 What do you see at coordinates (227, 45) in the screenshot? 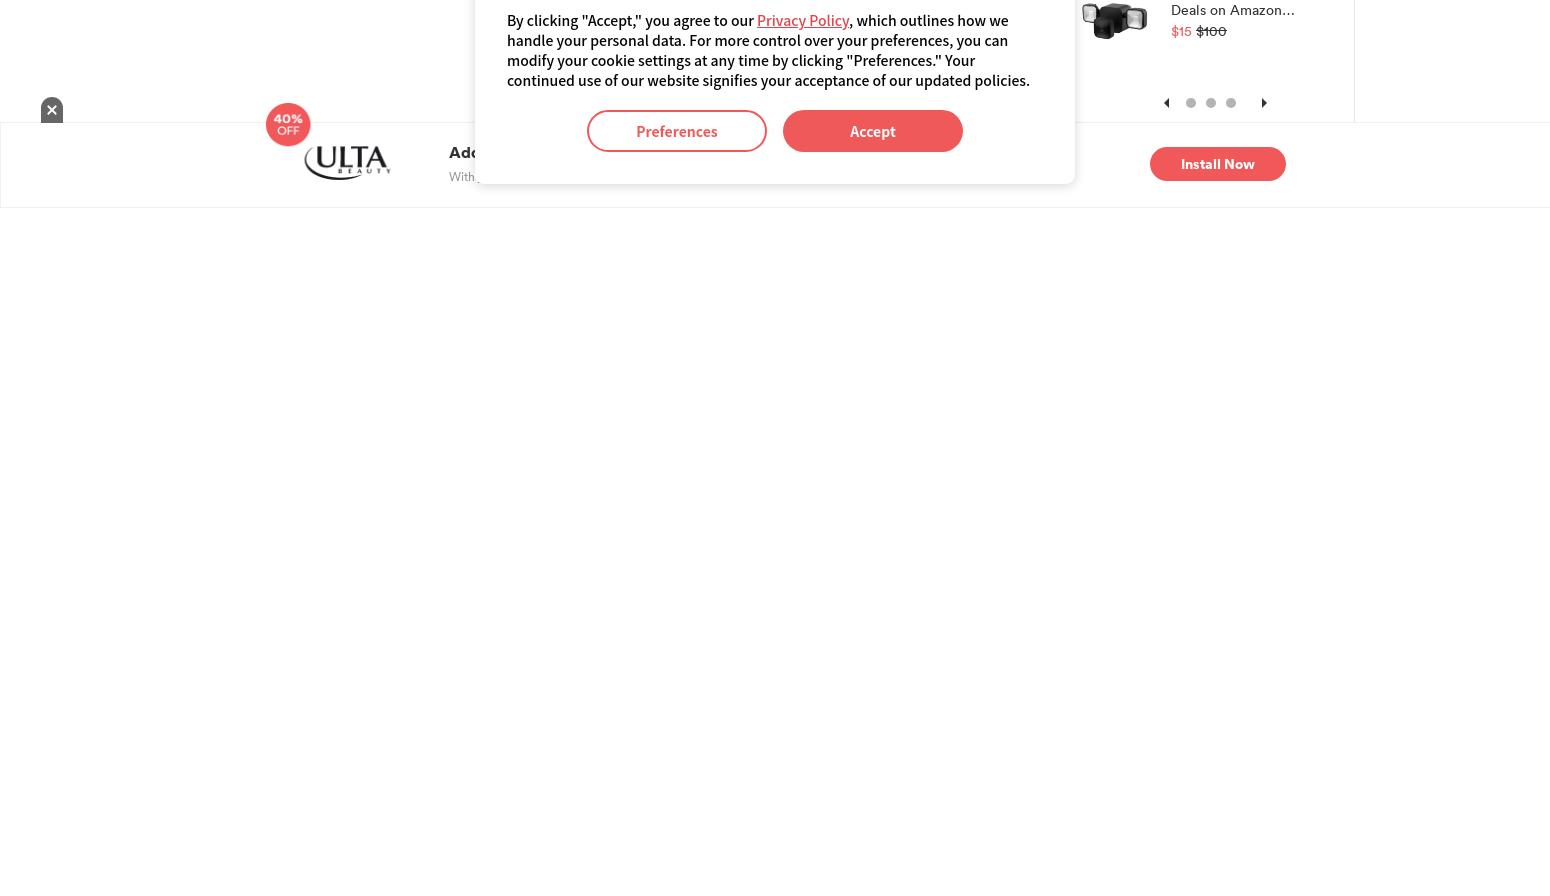
I see `'$99'` at bounding box center [227, 45].